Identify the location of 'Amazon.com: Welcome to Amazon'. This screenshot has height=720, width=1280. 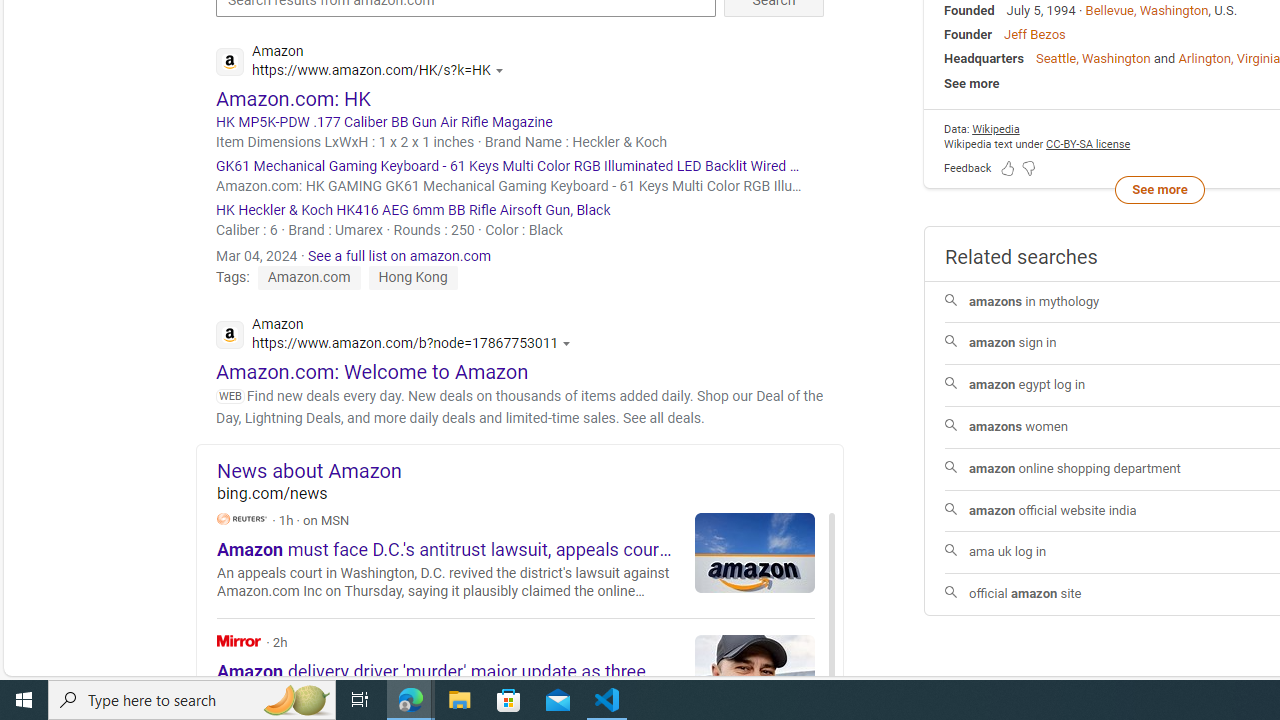
(372, 371).